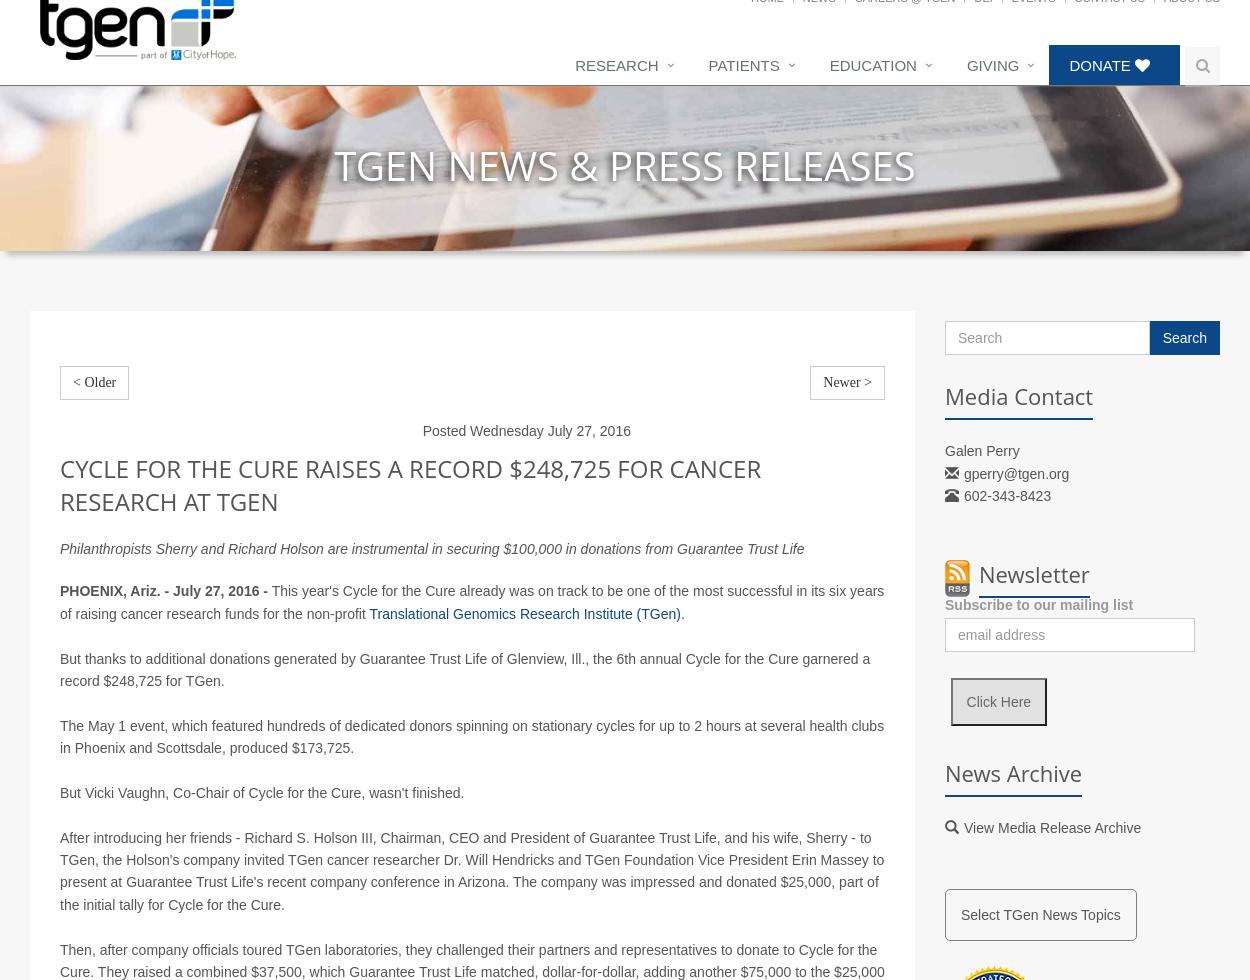  Describe the element at coordinates (1190, 19) in the screenshot. I see `'About Us'` at that location.